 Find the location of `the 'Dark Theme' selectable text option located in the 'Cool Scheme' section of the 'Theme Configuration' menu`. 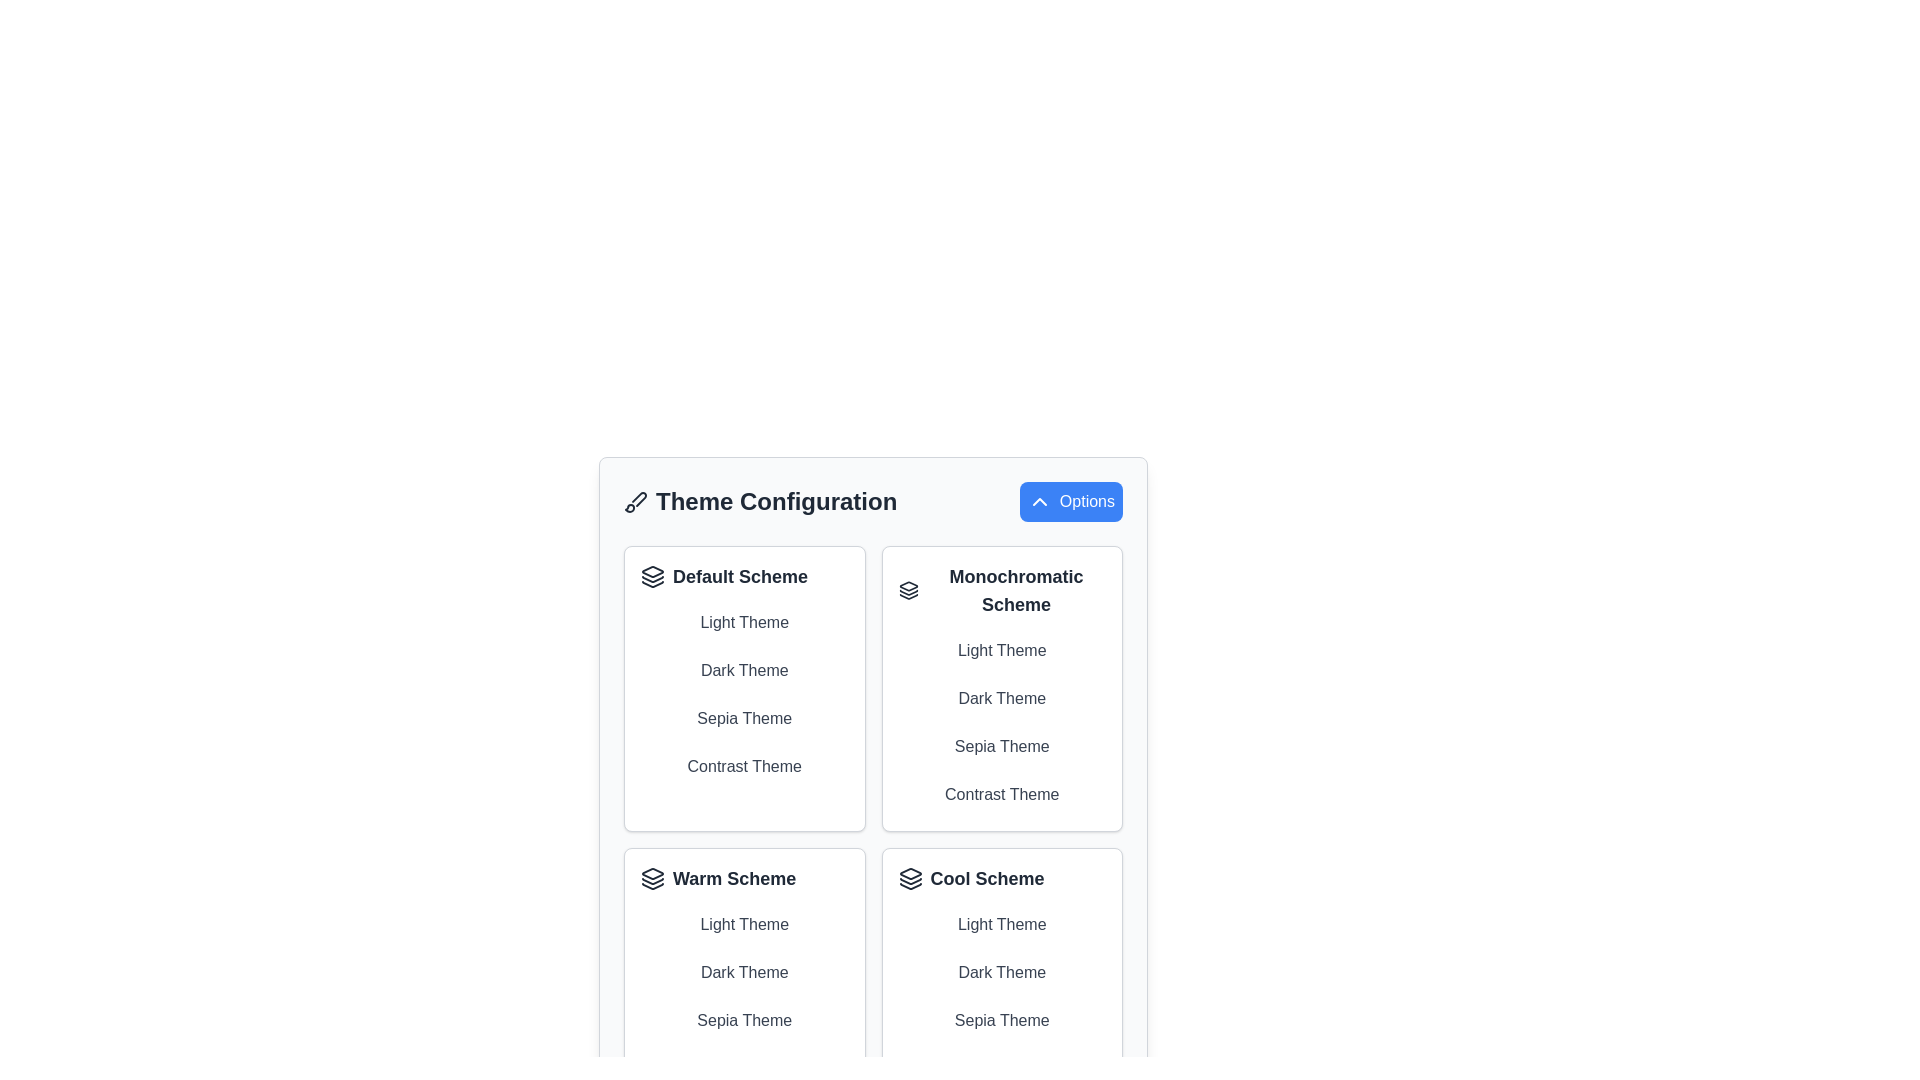

the 'Dark Theme' selectable text option located in the 'Cool Scheme' section of the 'Theme Configuration' menu is located at coordinates (1002, 971).